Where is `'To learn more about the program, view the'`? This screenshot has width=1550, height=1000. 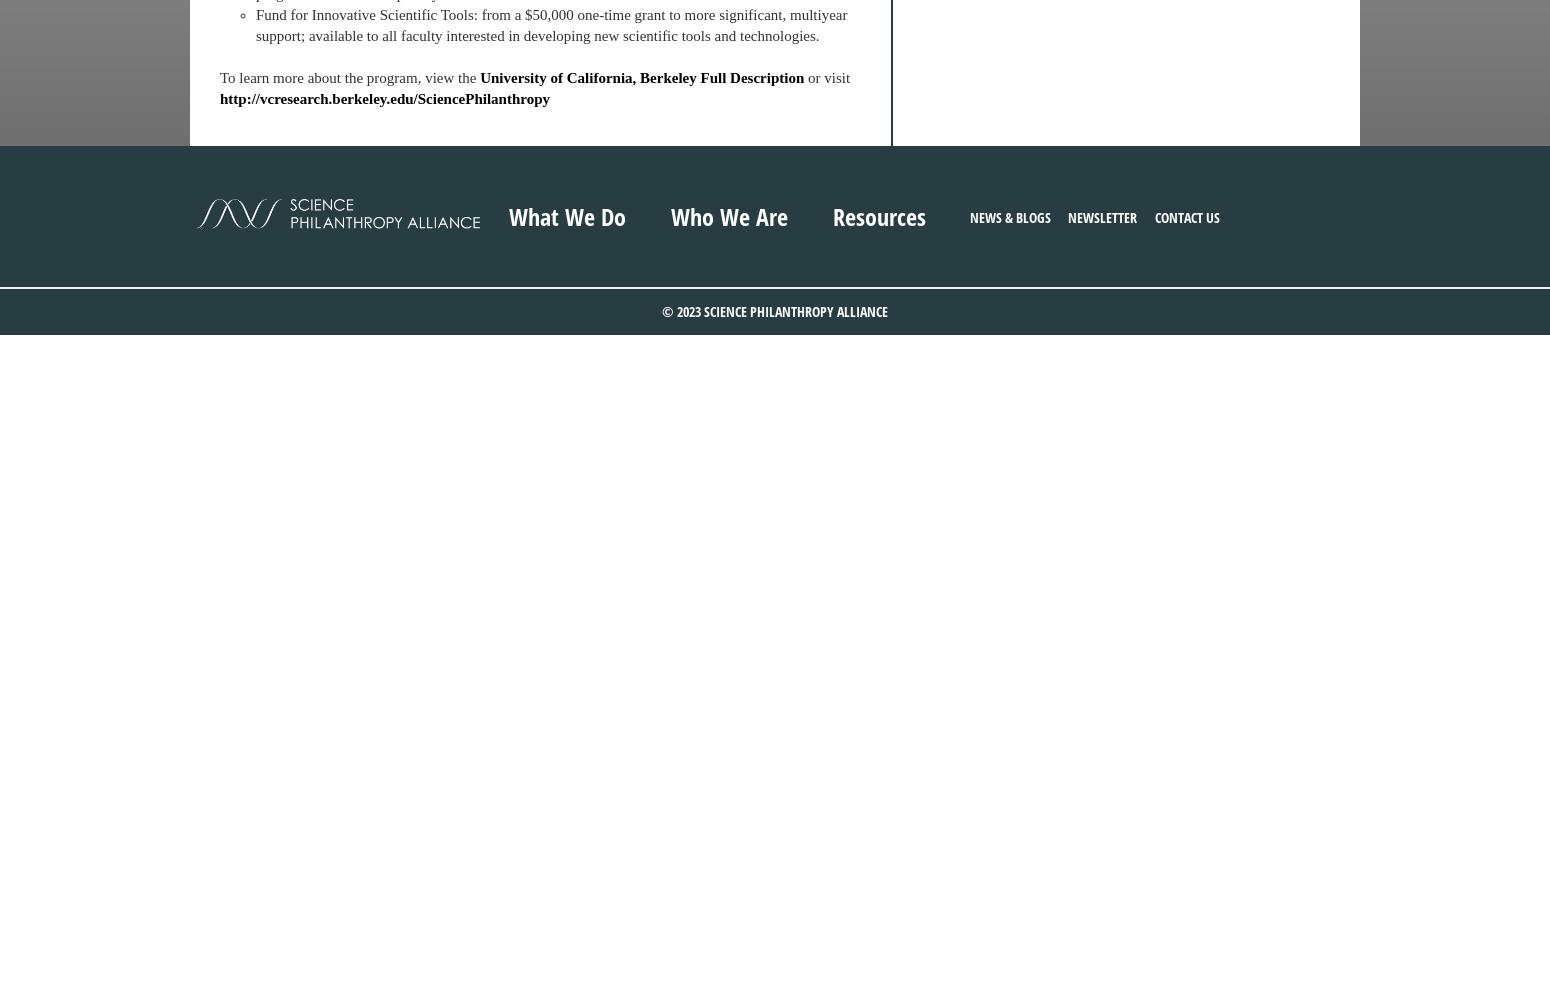
'To learn more about the program, view the' is located at coordinates (218, 77).